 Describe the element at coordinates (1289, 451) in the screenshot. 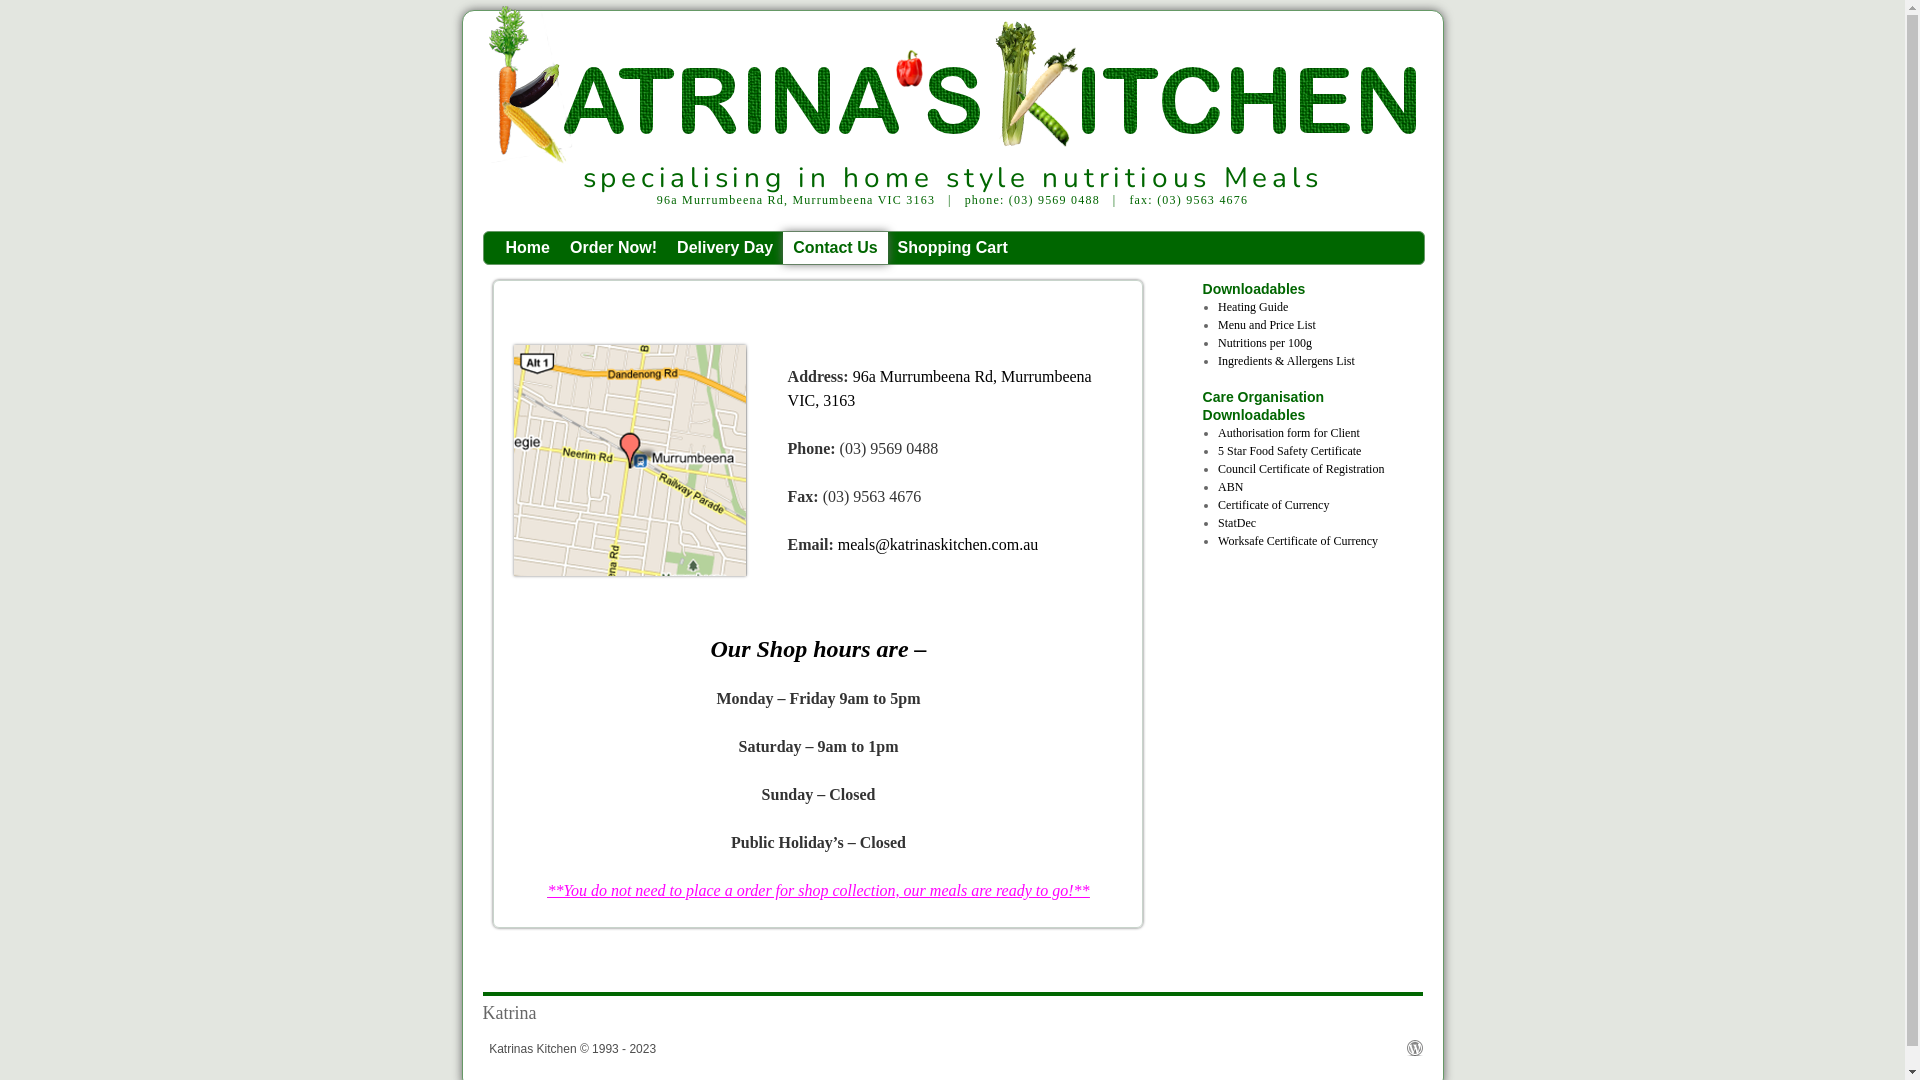

I see `'5 Star Food Safety Certificate'` at that location.